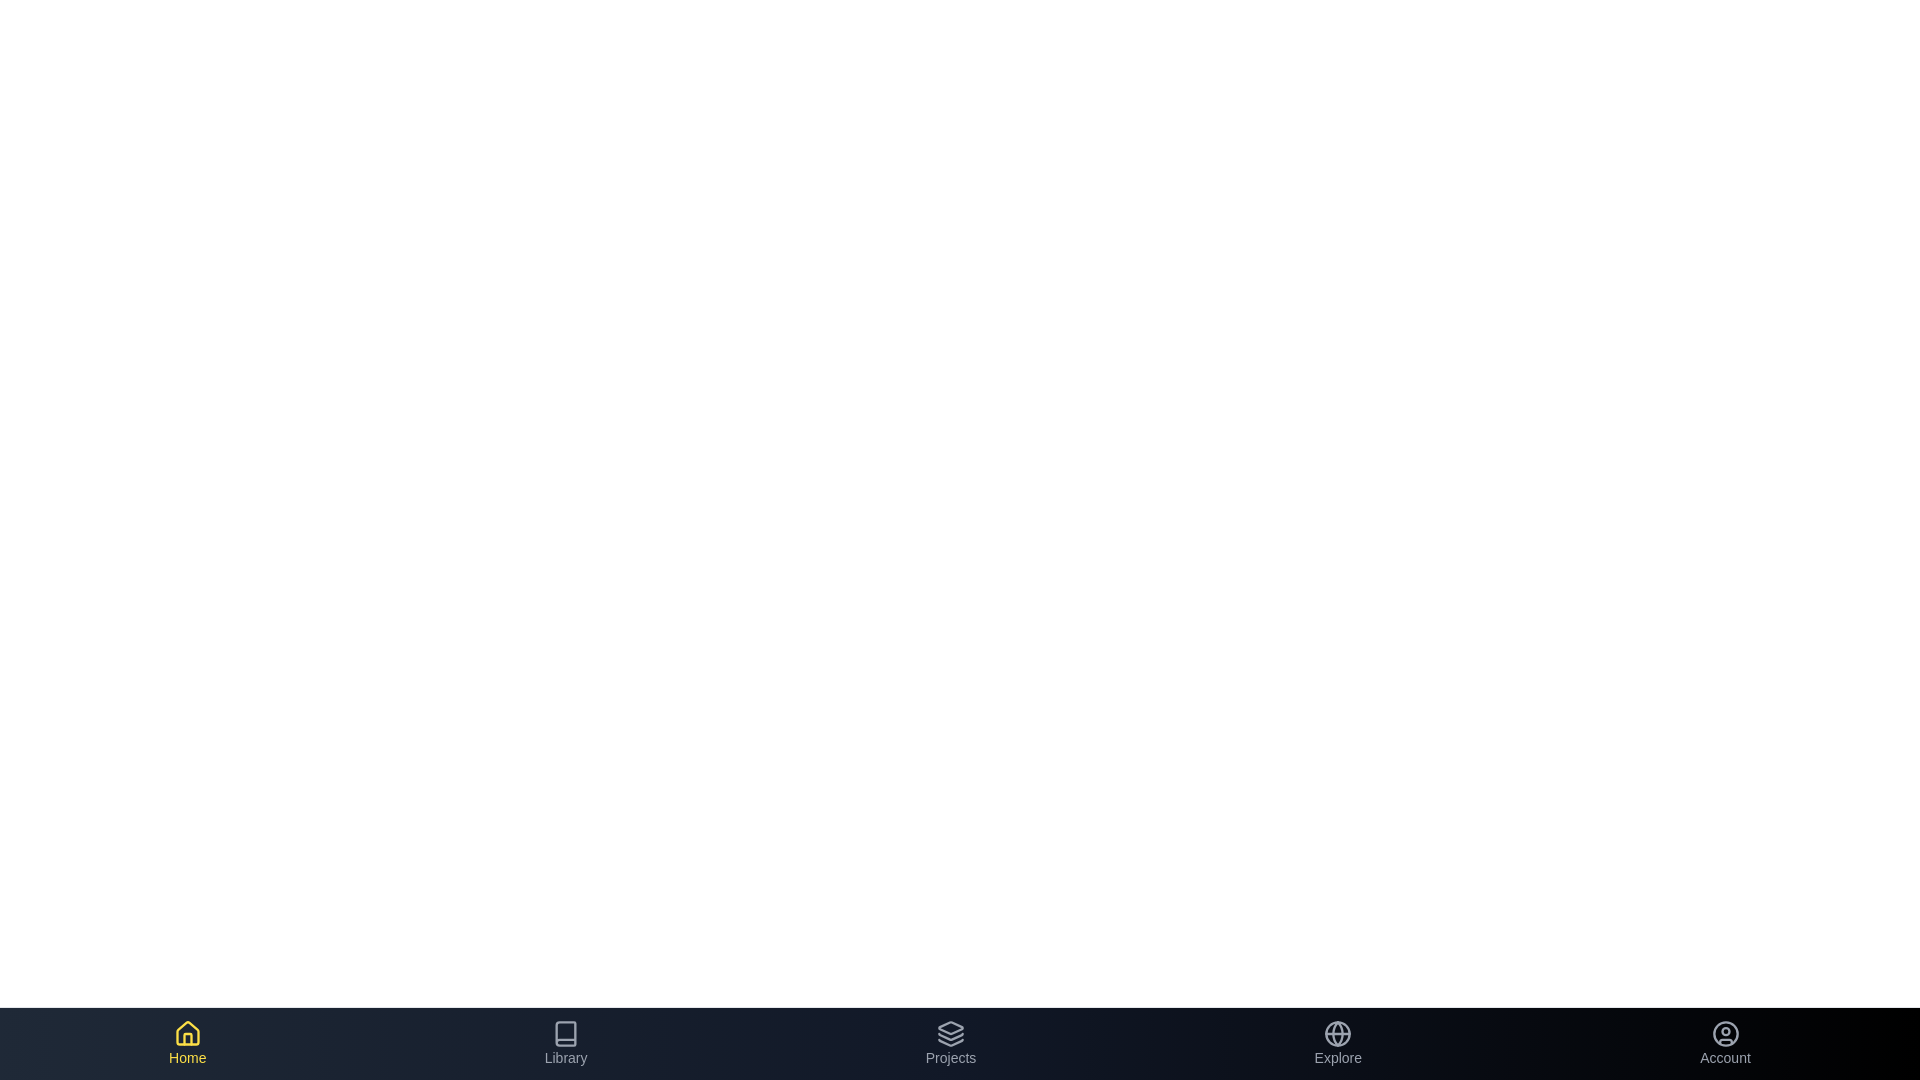 Image resolution: width=1920 pixels, height=1080 pixels. What do you see at coordinates (949, 1043) in the screenshot?
I see `the Projects tab to navigate to its section` at bounding box center [949, 1043].